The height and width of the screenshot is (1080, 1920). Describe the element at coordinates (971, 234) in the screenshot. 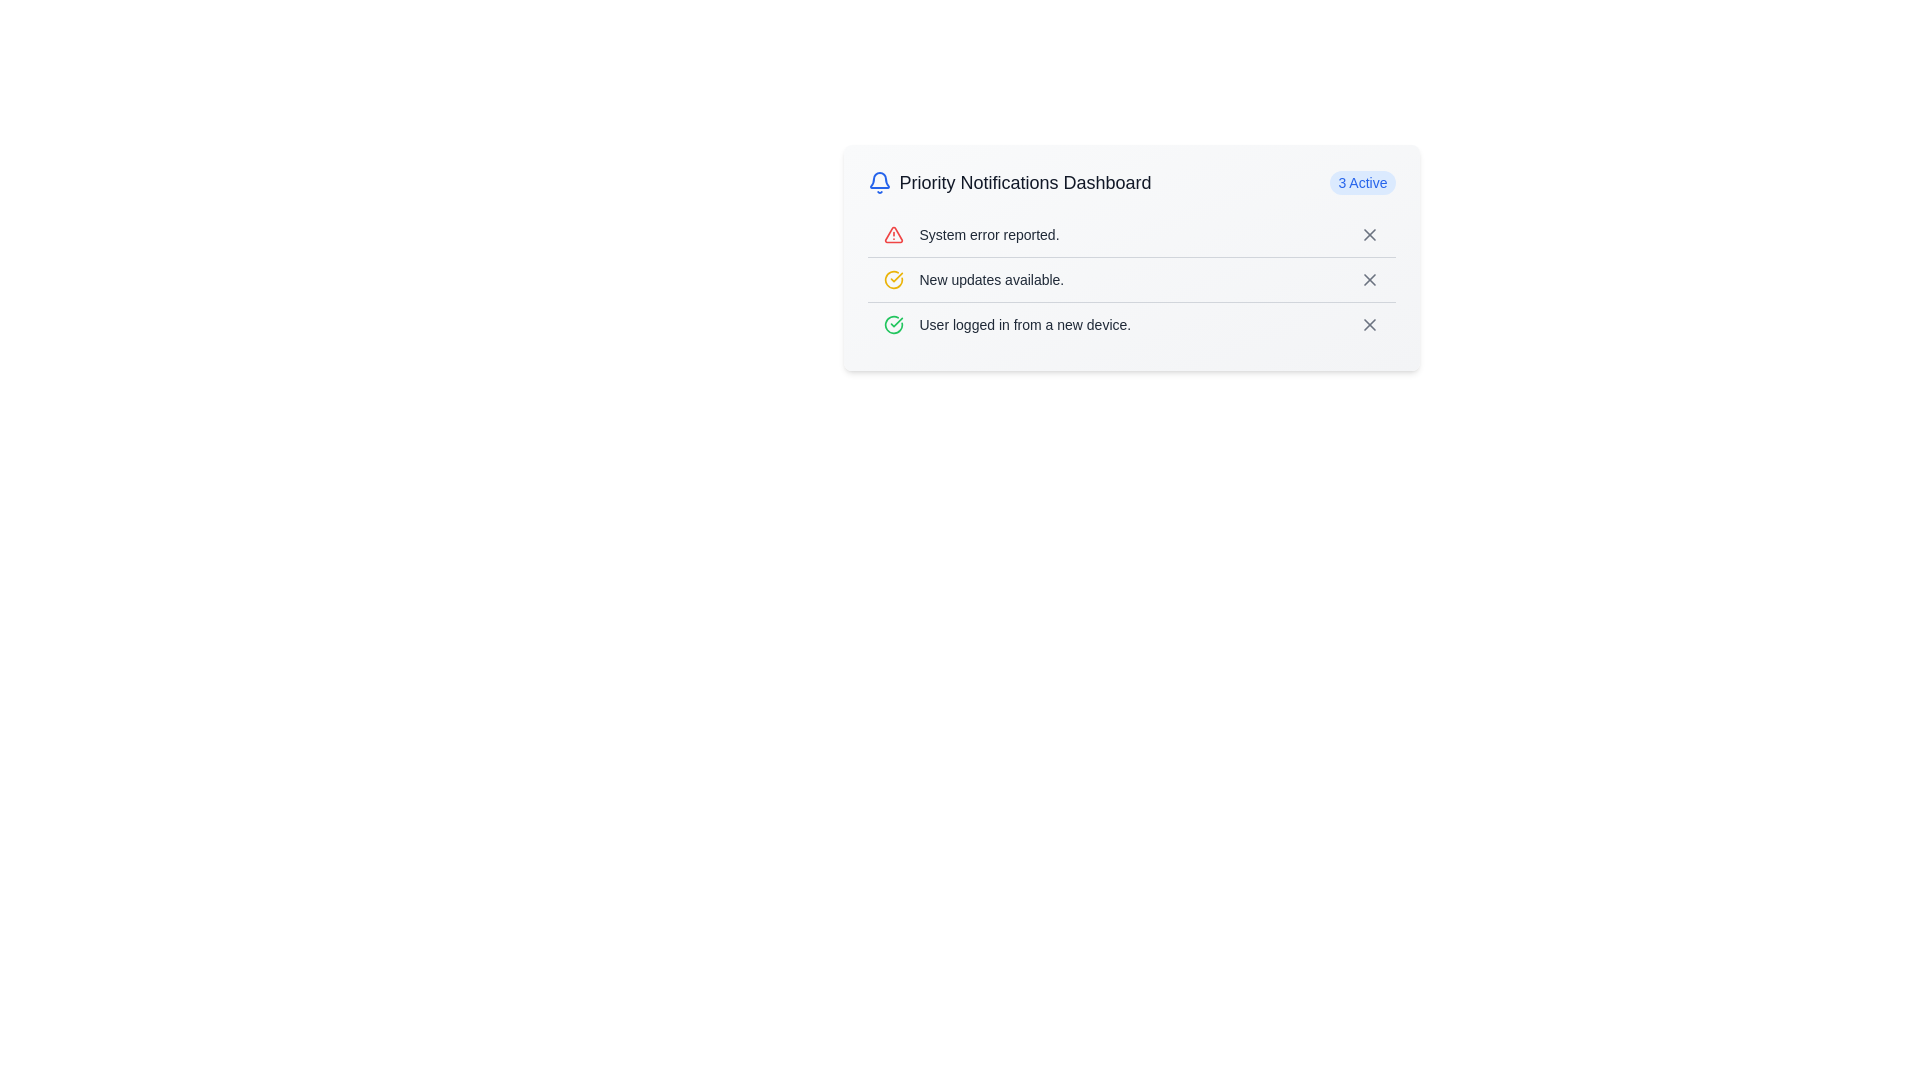

I see `the Notification item that alerts the user of a system error, which is the first item in the list under the 'Priority Notifications Dashboard'` at that location.